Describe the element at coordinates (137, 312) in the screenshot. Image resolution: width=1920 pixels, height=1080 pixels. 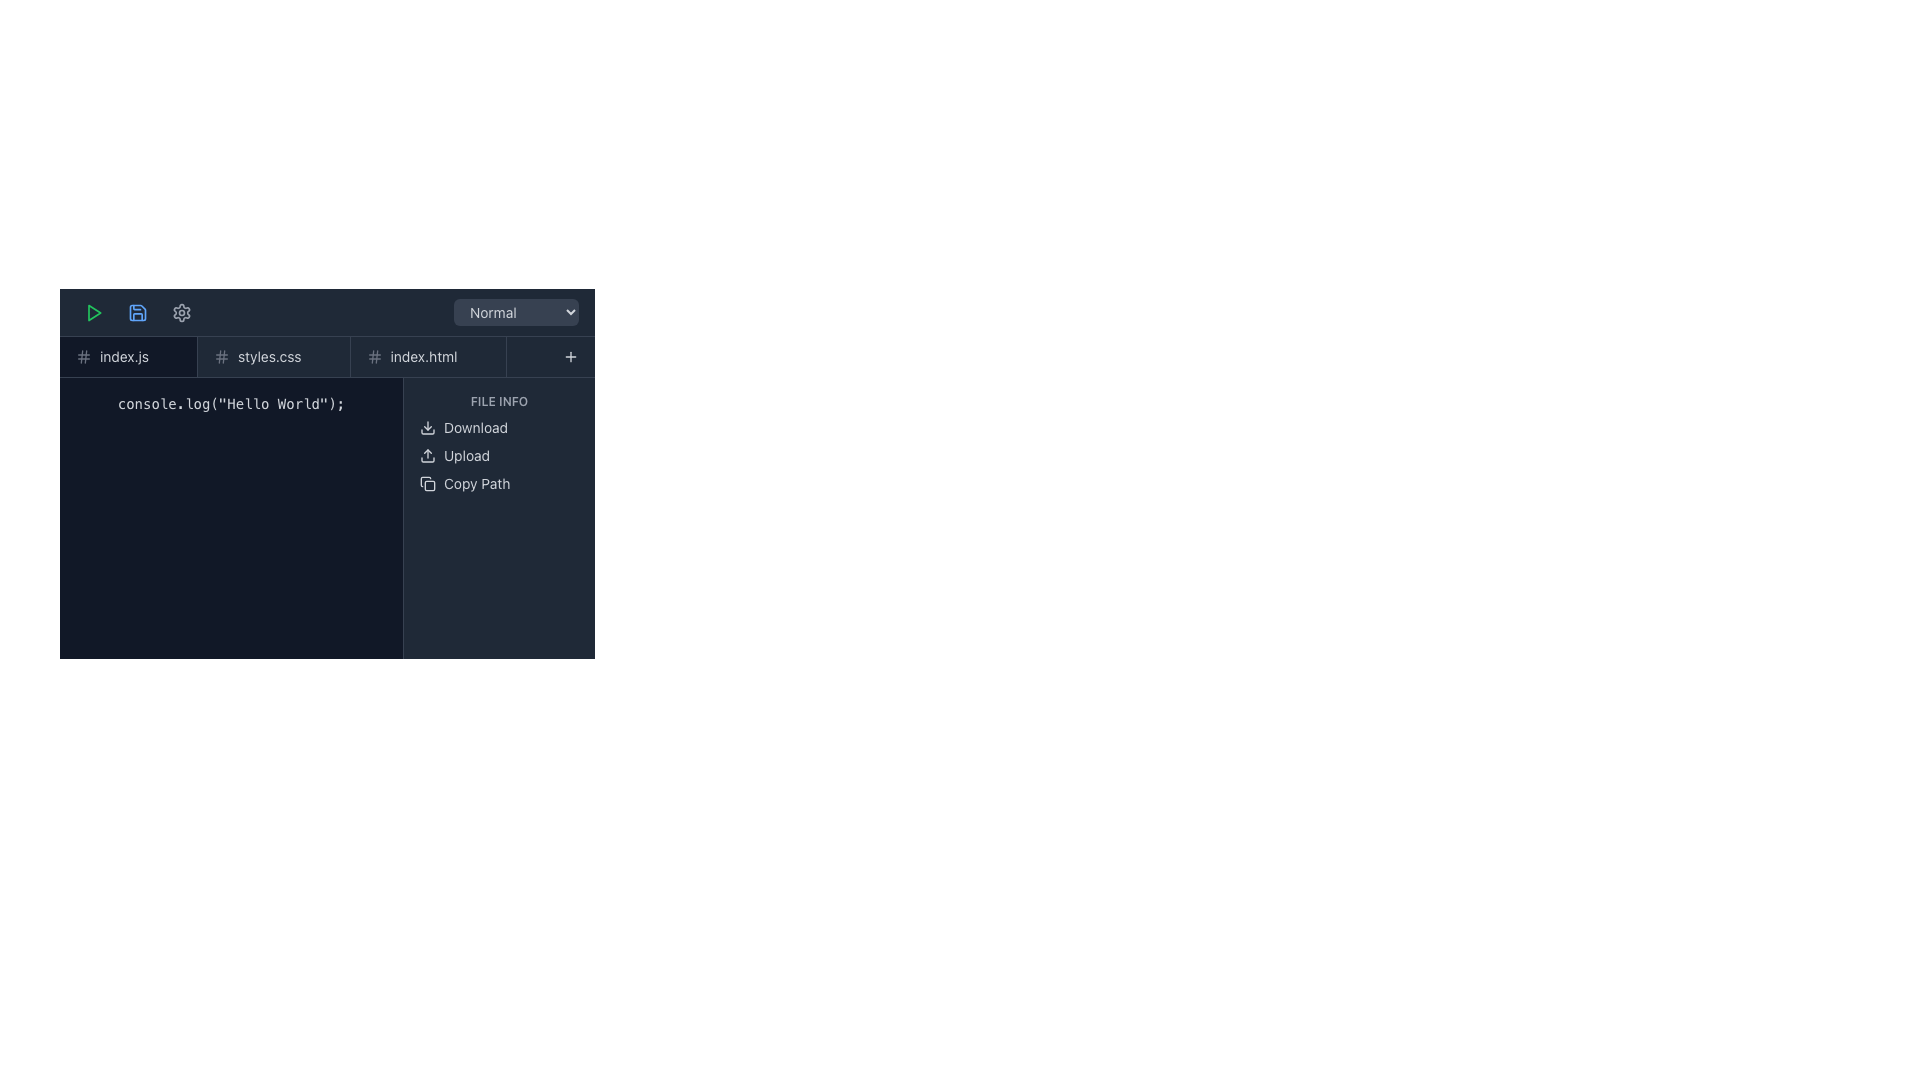
I see `the SVG save icon located in the toolbar at the top-right corner of the interface` at that location.